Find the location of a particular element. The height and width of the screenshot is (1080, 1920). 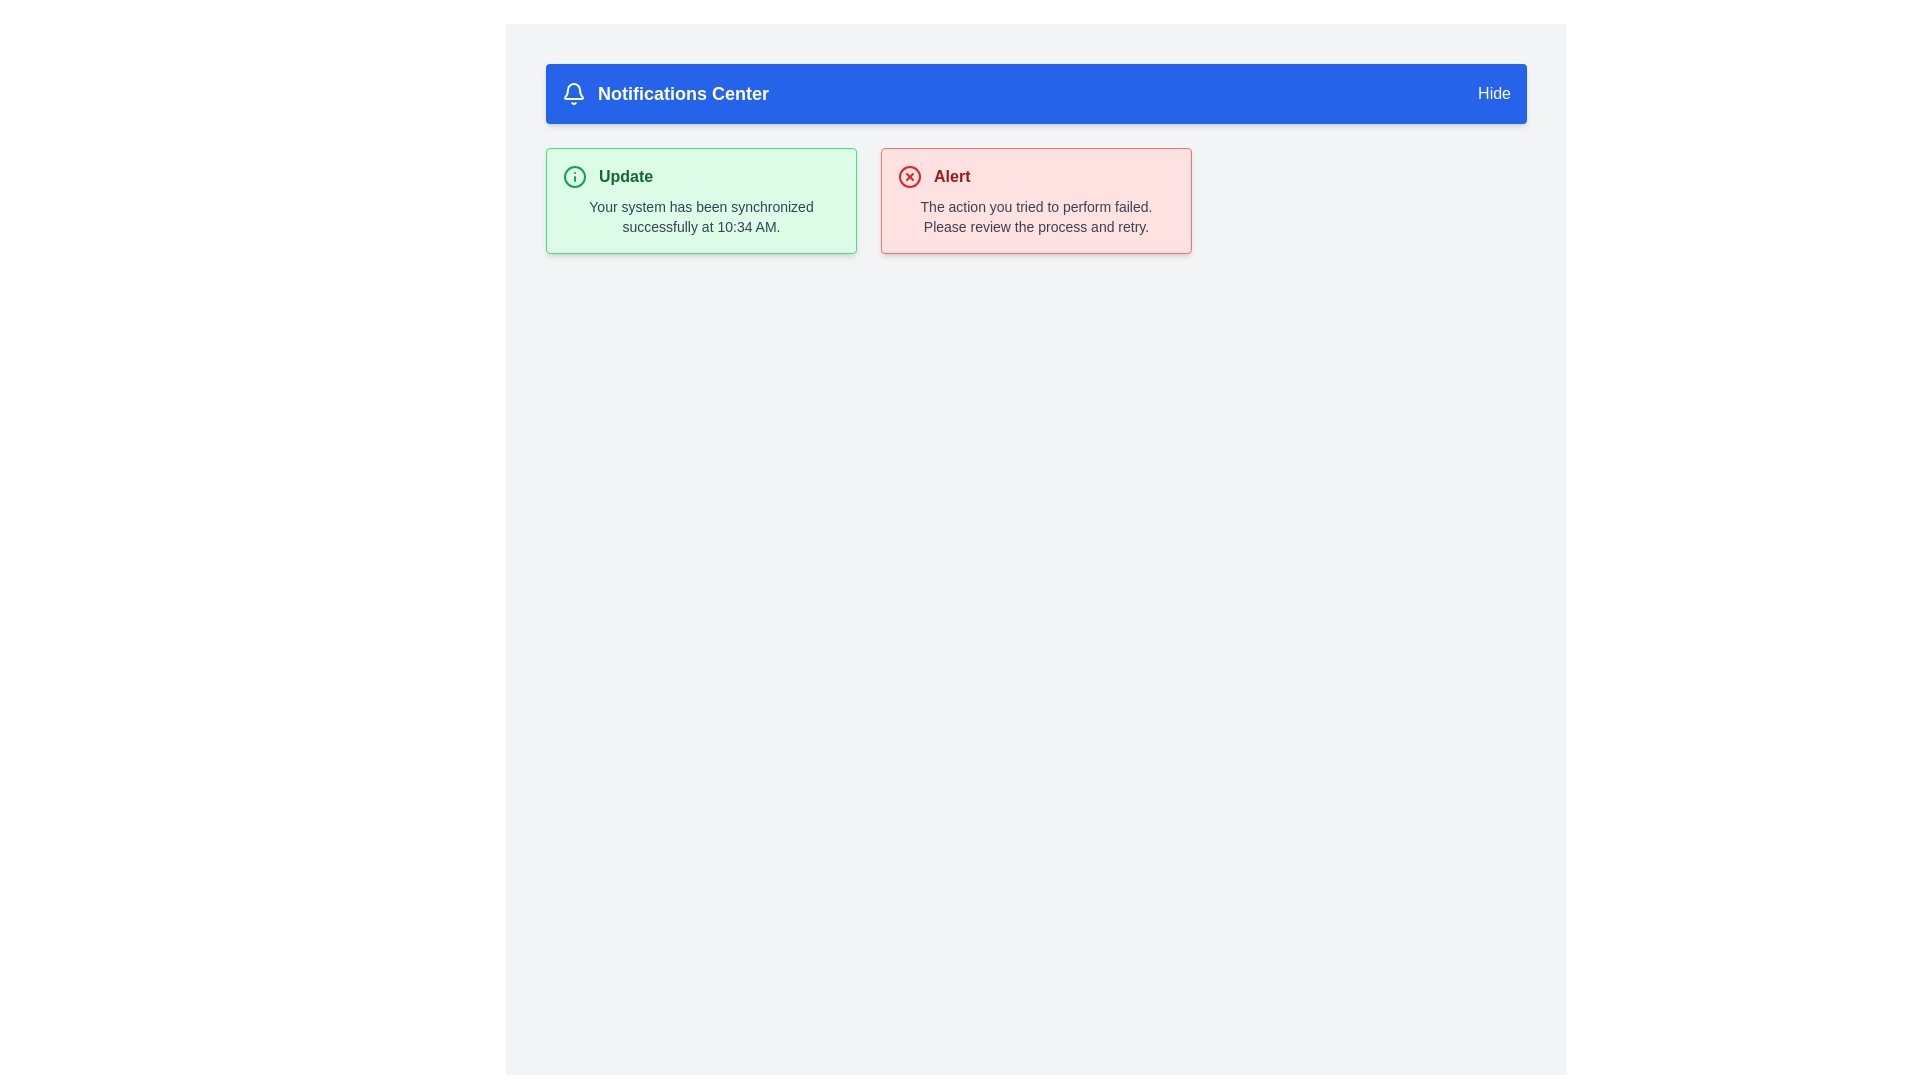

the first notification card in the Notifications Center, which conveys a status update about successful synchronization is located at coordinates (701, 200).